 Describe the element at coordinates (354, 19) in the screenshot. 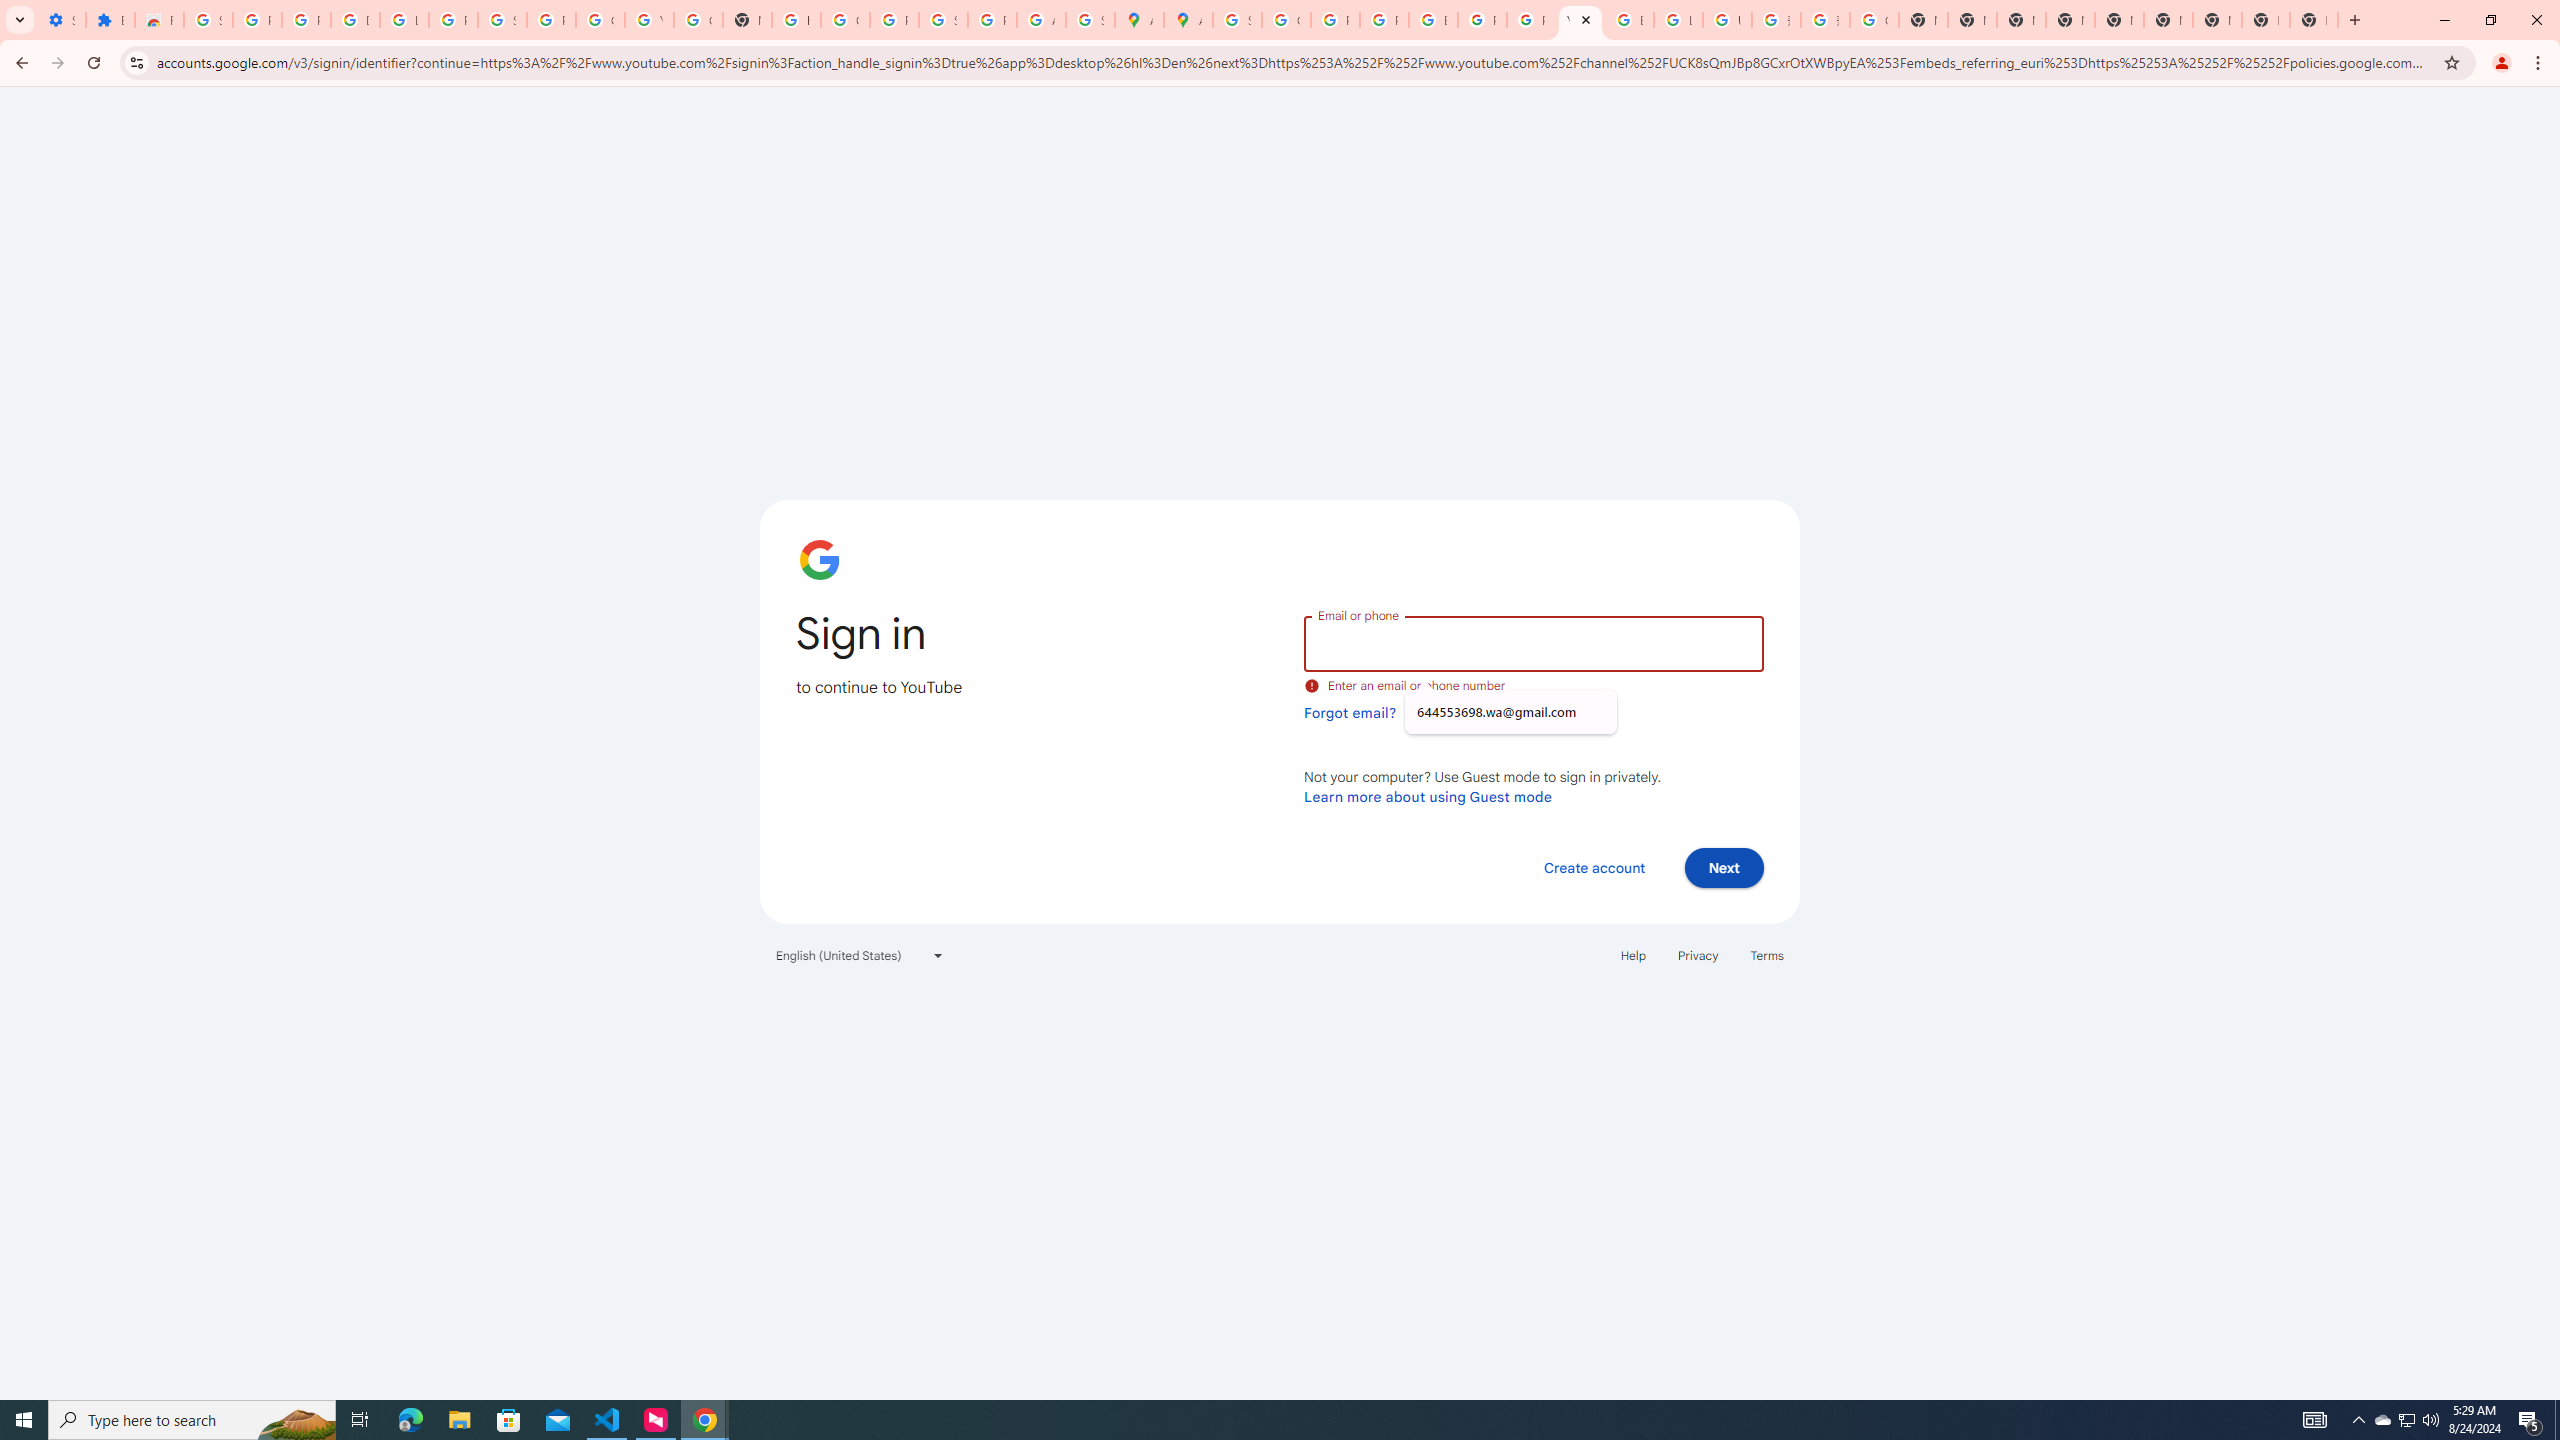

I see `'Delete photos & videos - Computer - Google Photos Help'` at that location.